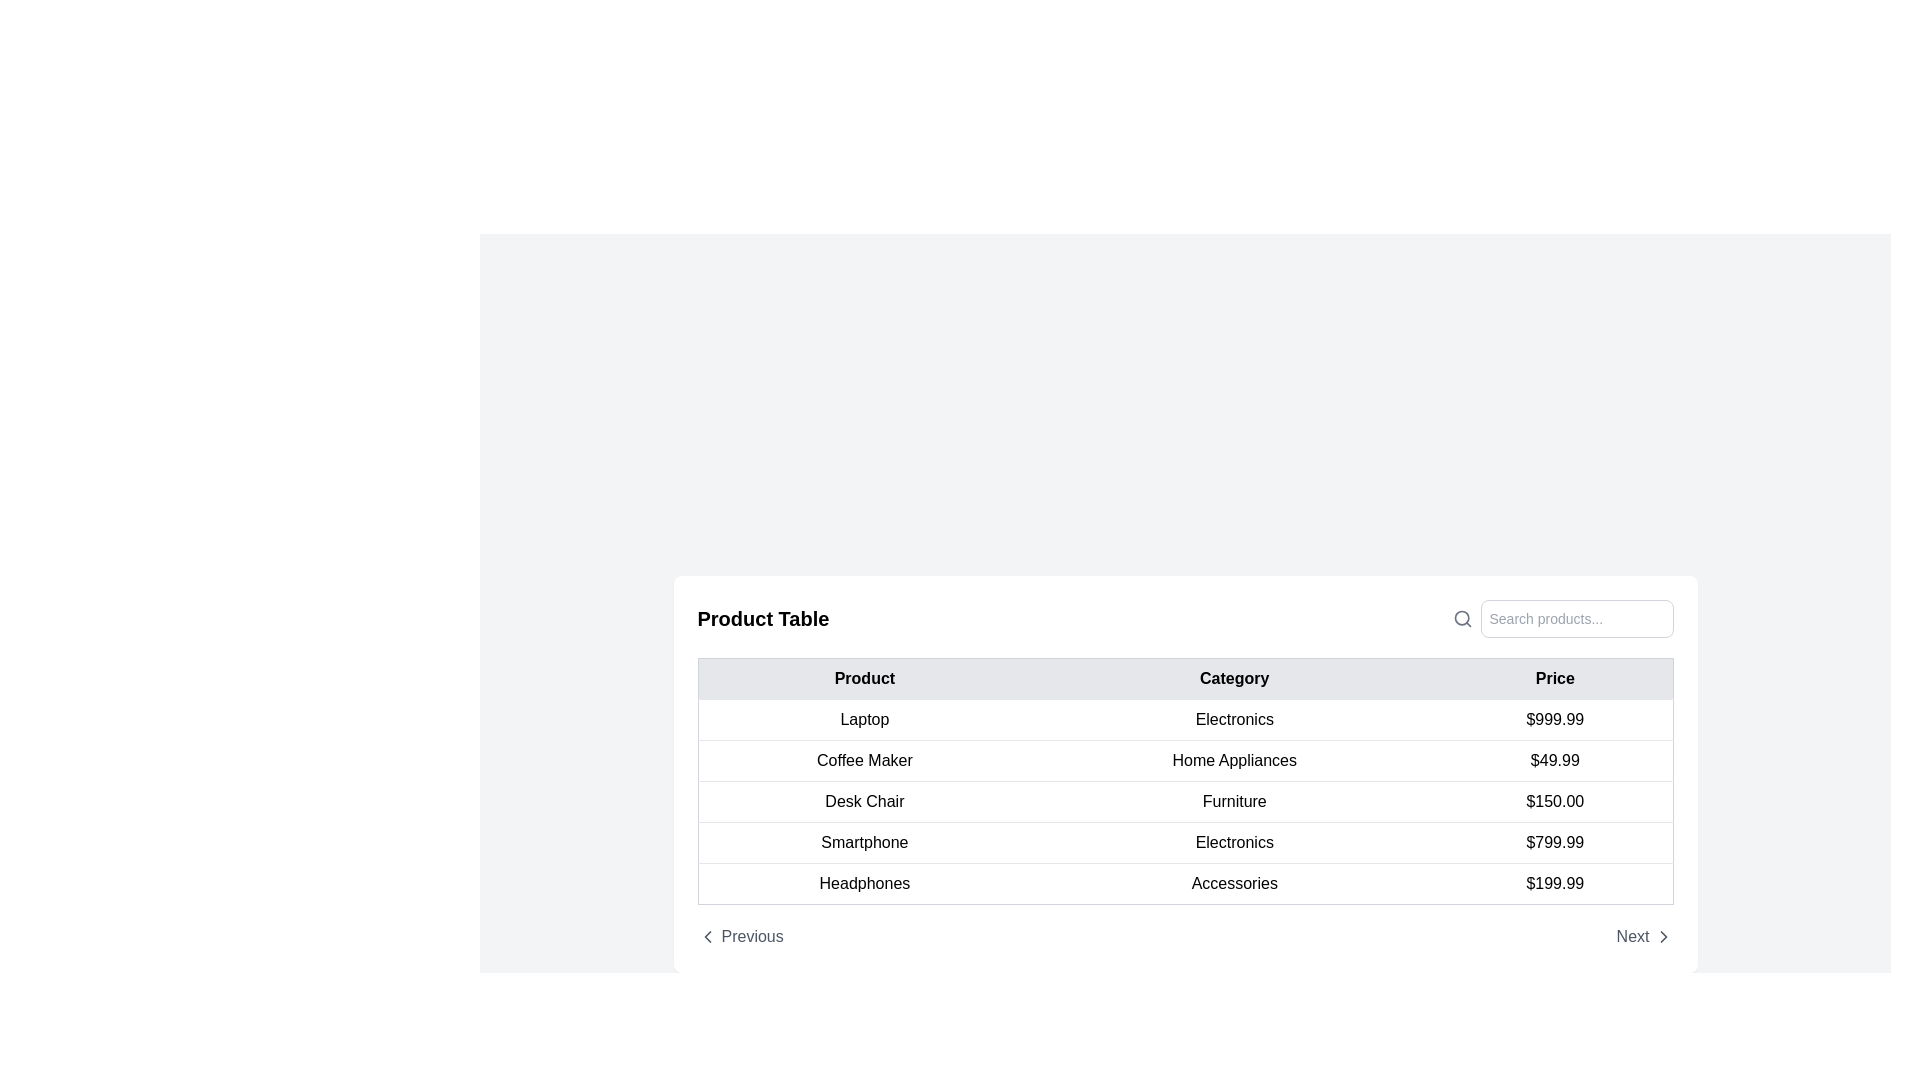 The height and width of the screenshot is (1080, 1920). What do you see at coordinates (1233, 718) in the screenshot?
I see `the Static Text Label that reads 'Electronics', located in the second column under the 'Category' header in the data table` at bounding box center [1233, 718].